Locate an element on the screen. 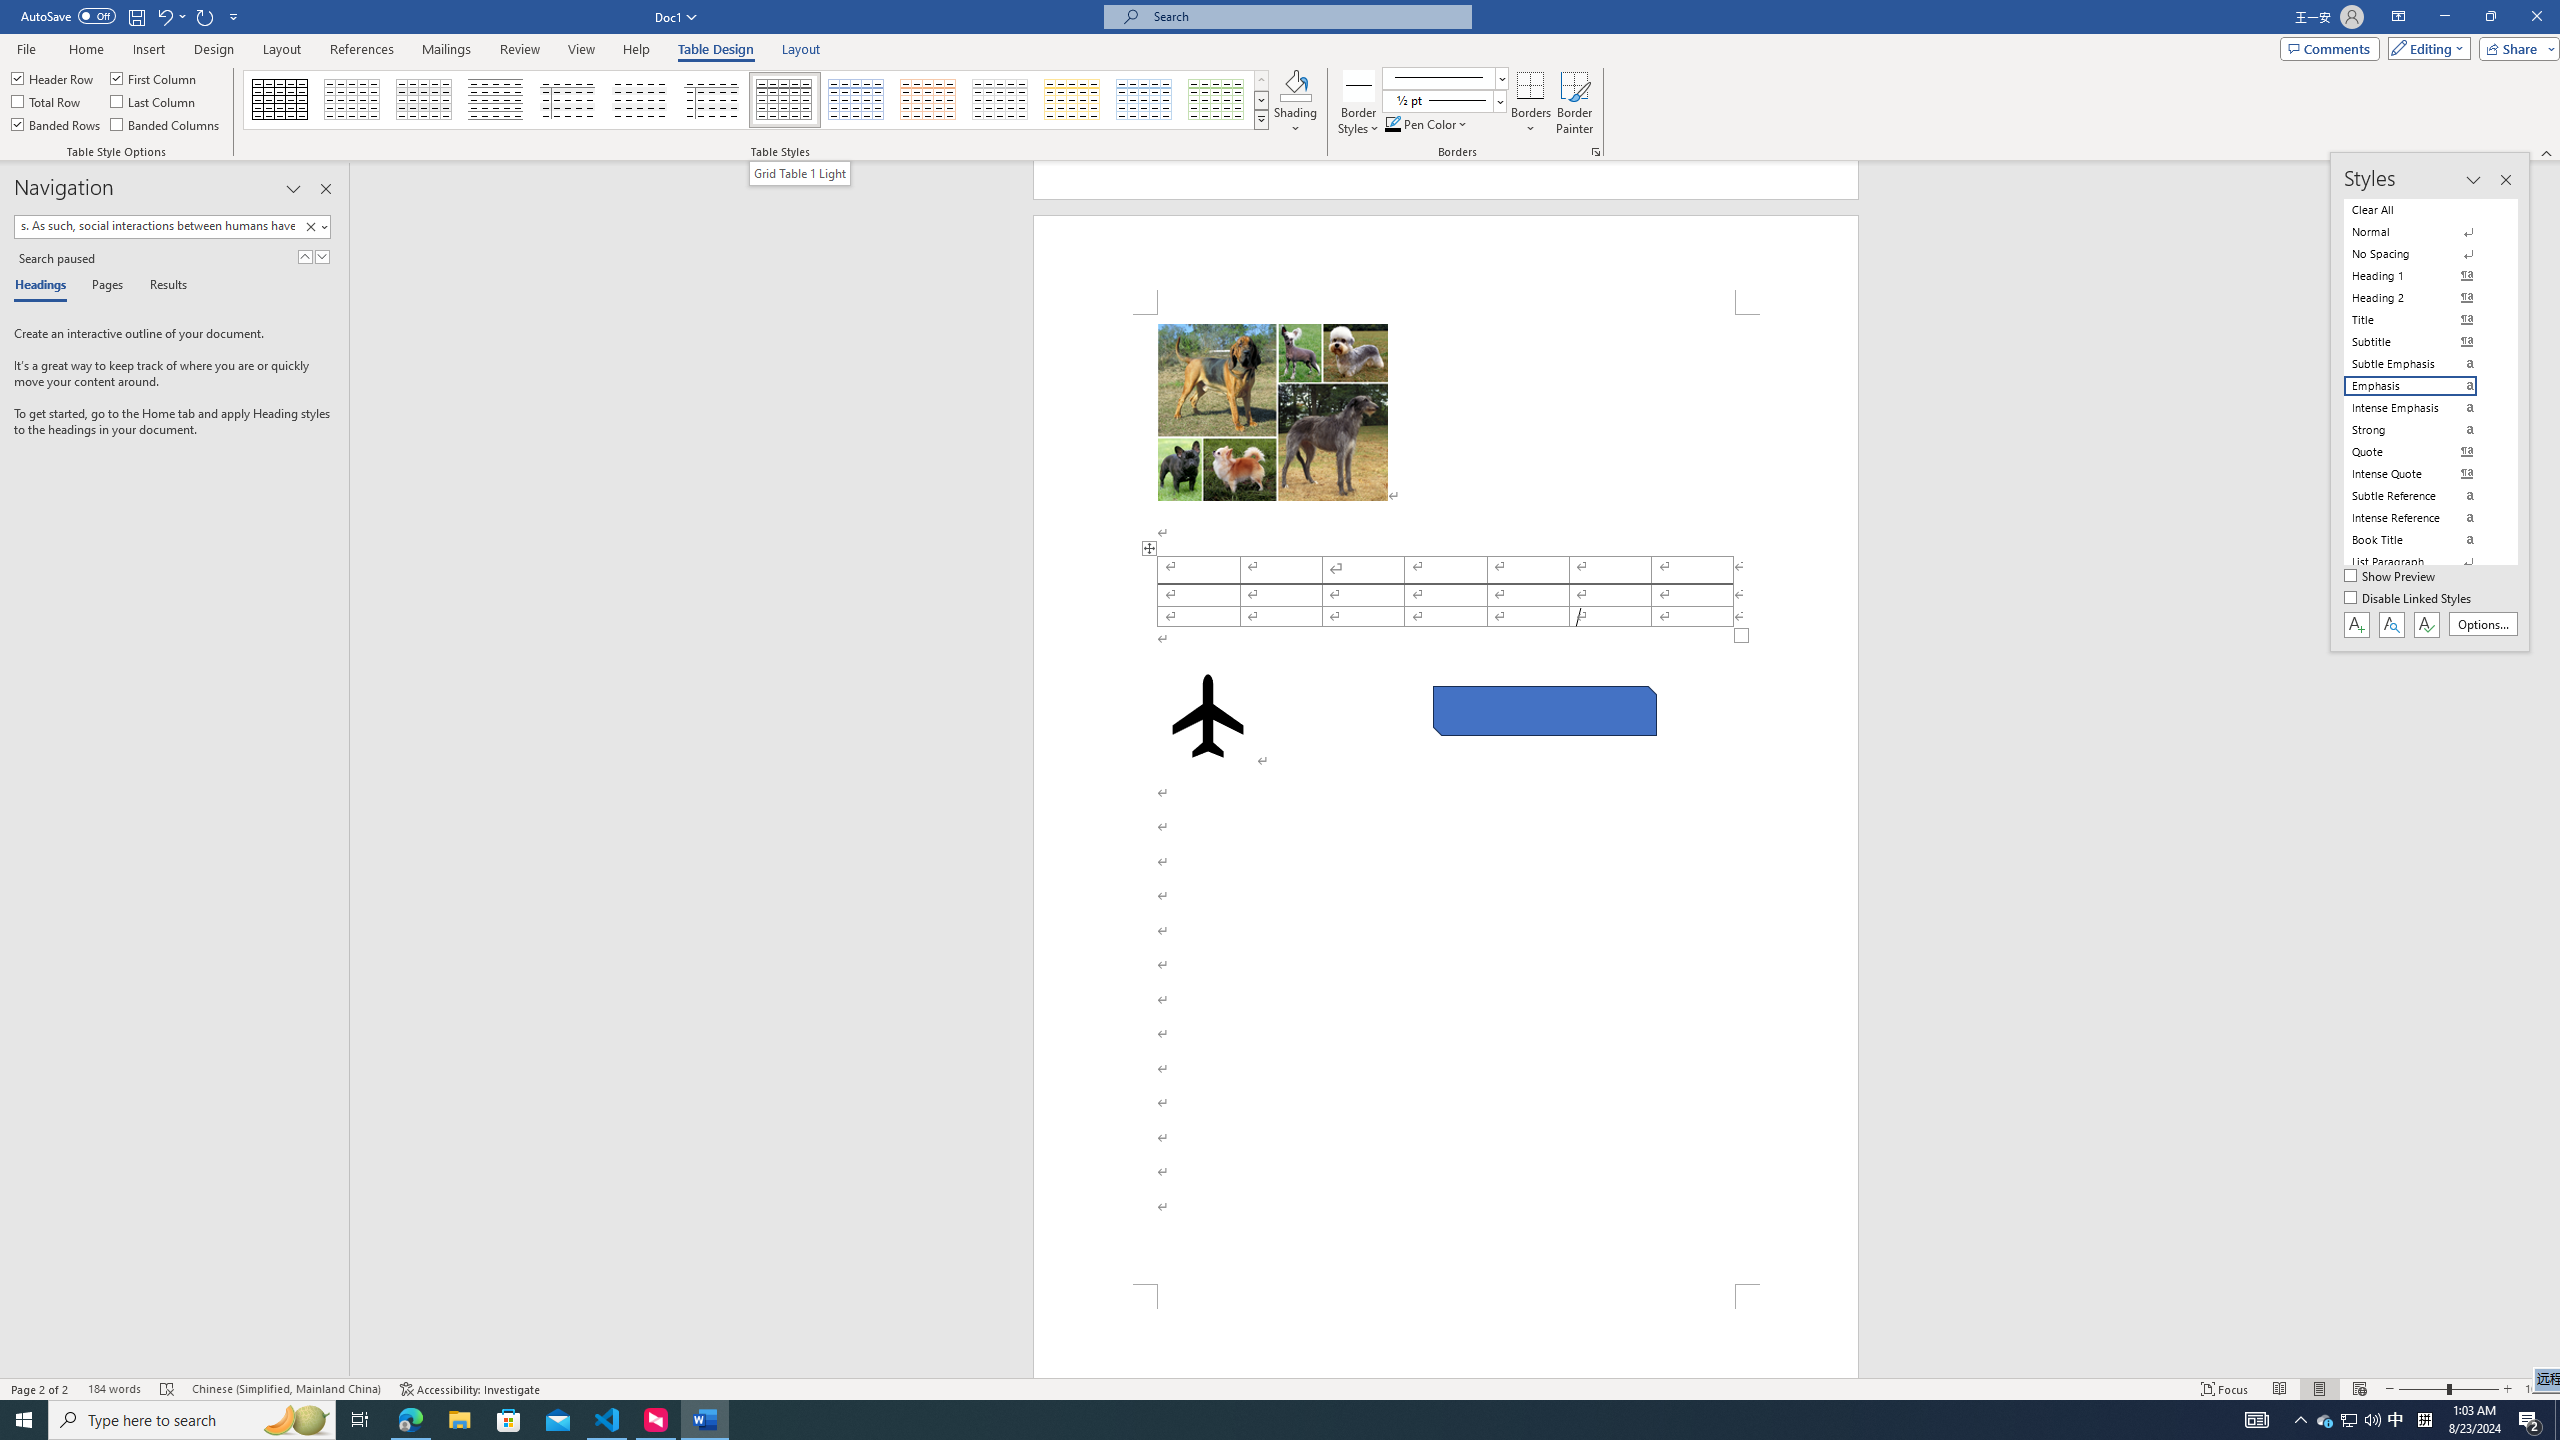 The width and height of the screenshot is (2560, 1440). 'Table Grid' is located at coordinates (281, 99).